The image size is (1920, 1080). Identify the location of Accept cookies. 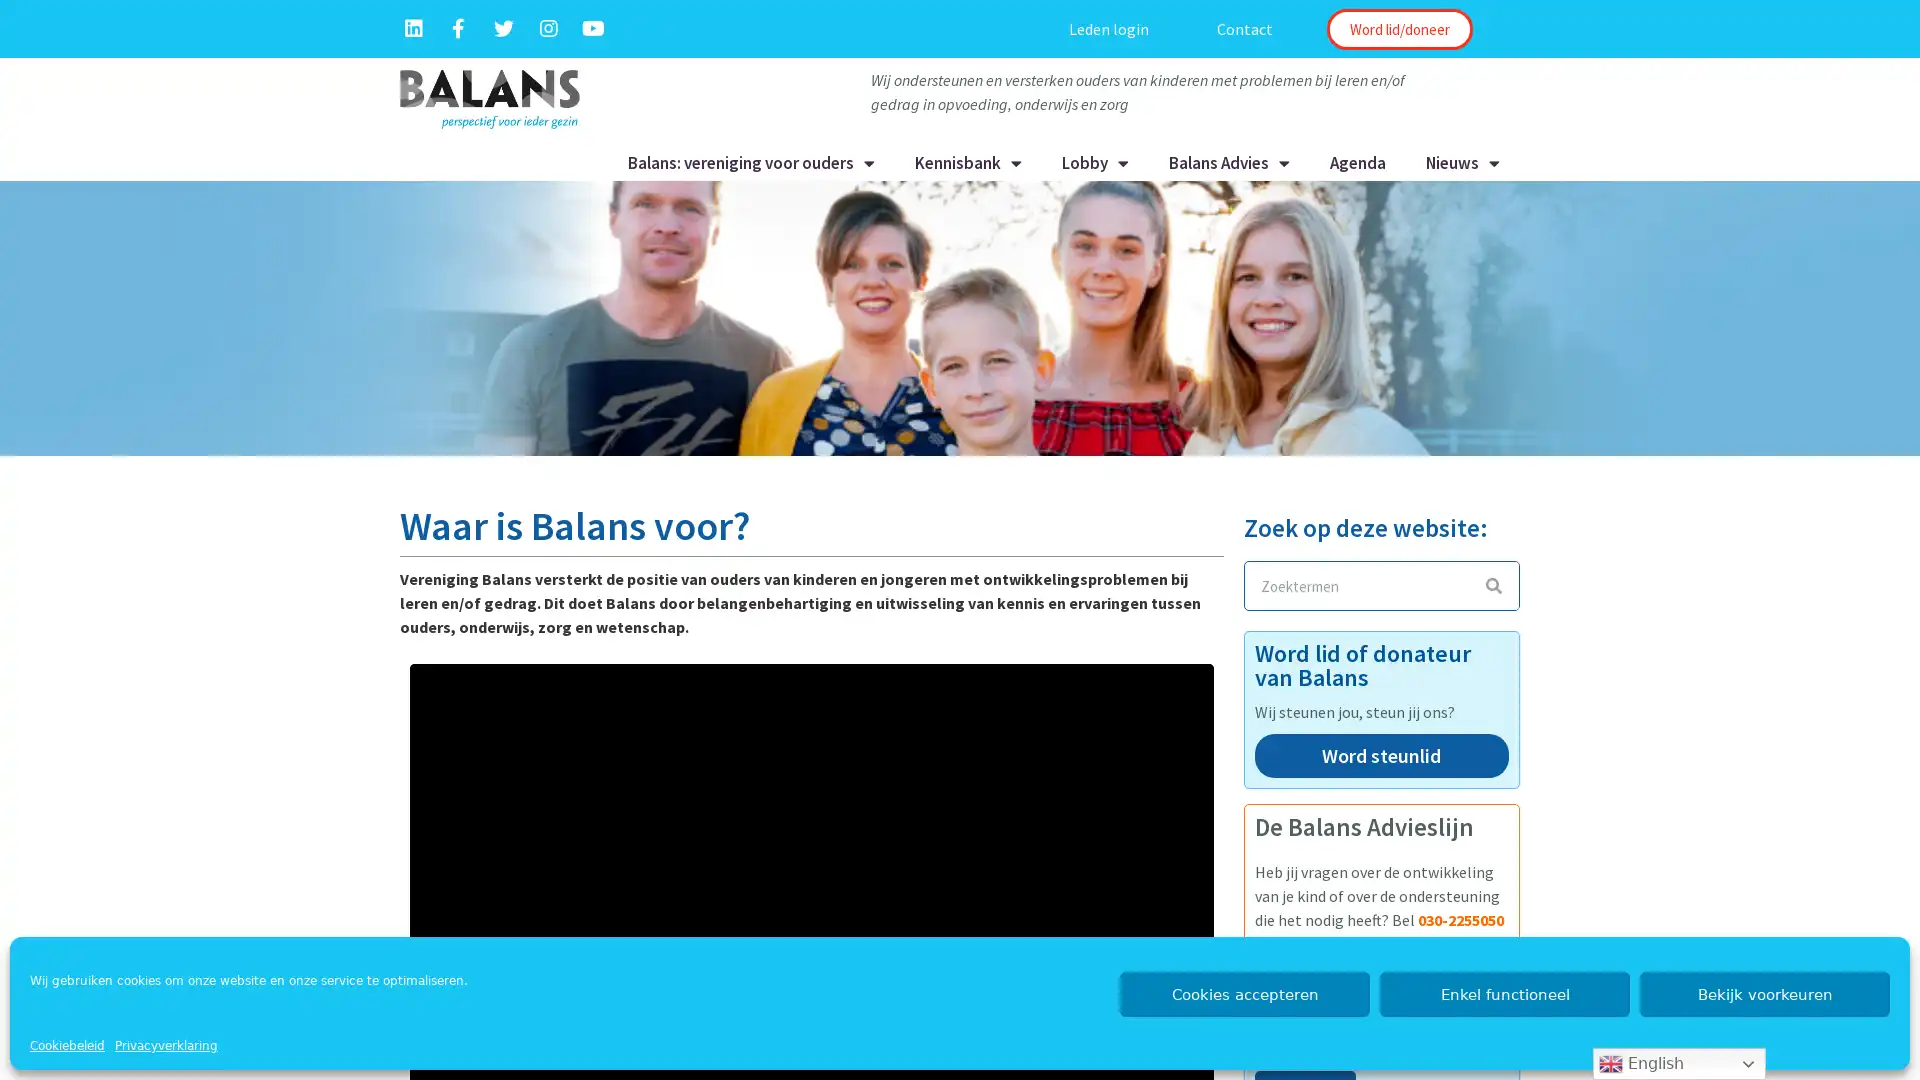
(1243, 994).